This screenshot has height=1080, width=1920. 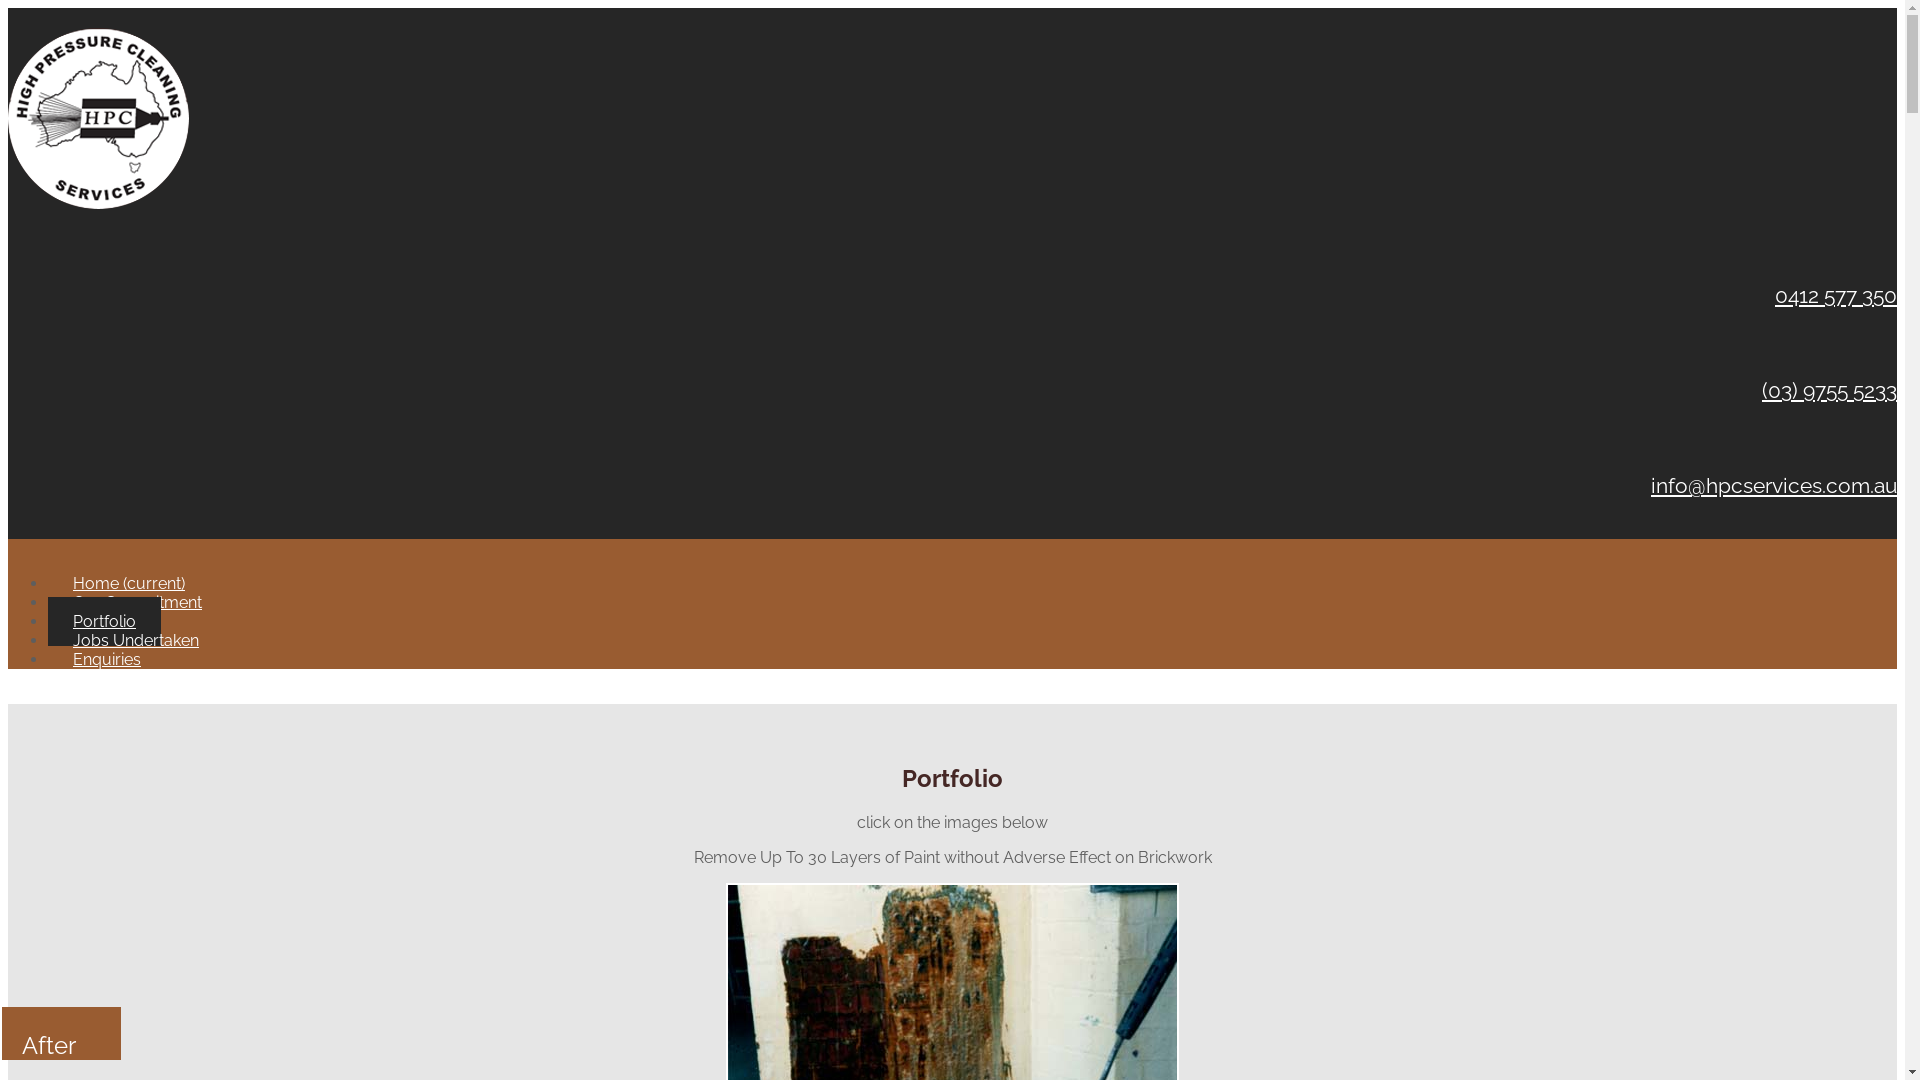 What do you see at coordinates (48, 659) in the screenshot?
I see `'Enquiries'` at bounding box center [48, 659].